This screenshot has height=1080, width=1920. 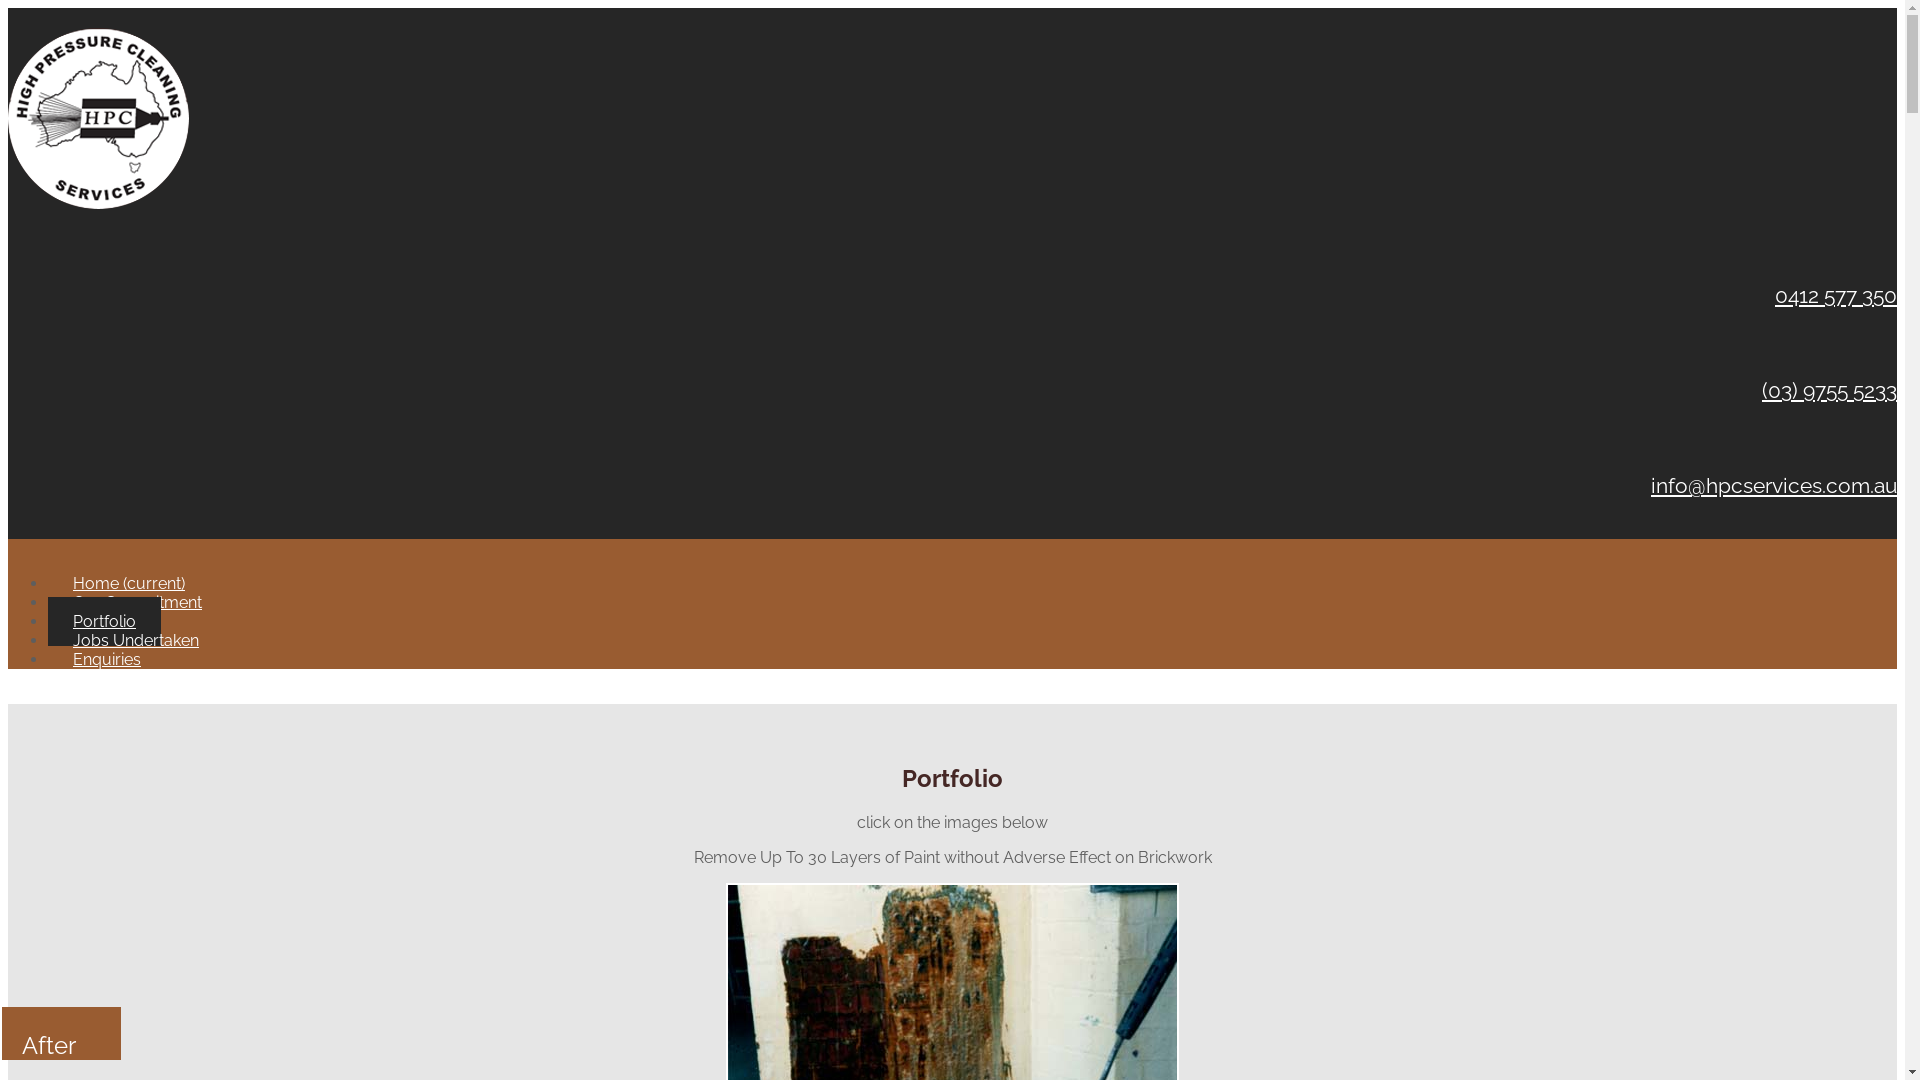 What do you see at coordinates (48, 659) in the screenshot?
I see `'Enquiries'` at bounding box center [48, 659].